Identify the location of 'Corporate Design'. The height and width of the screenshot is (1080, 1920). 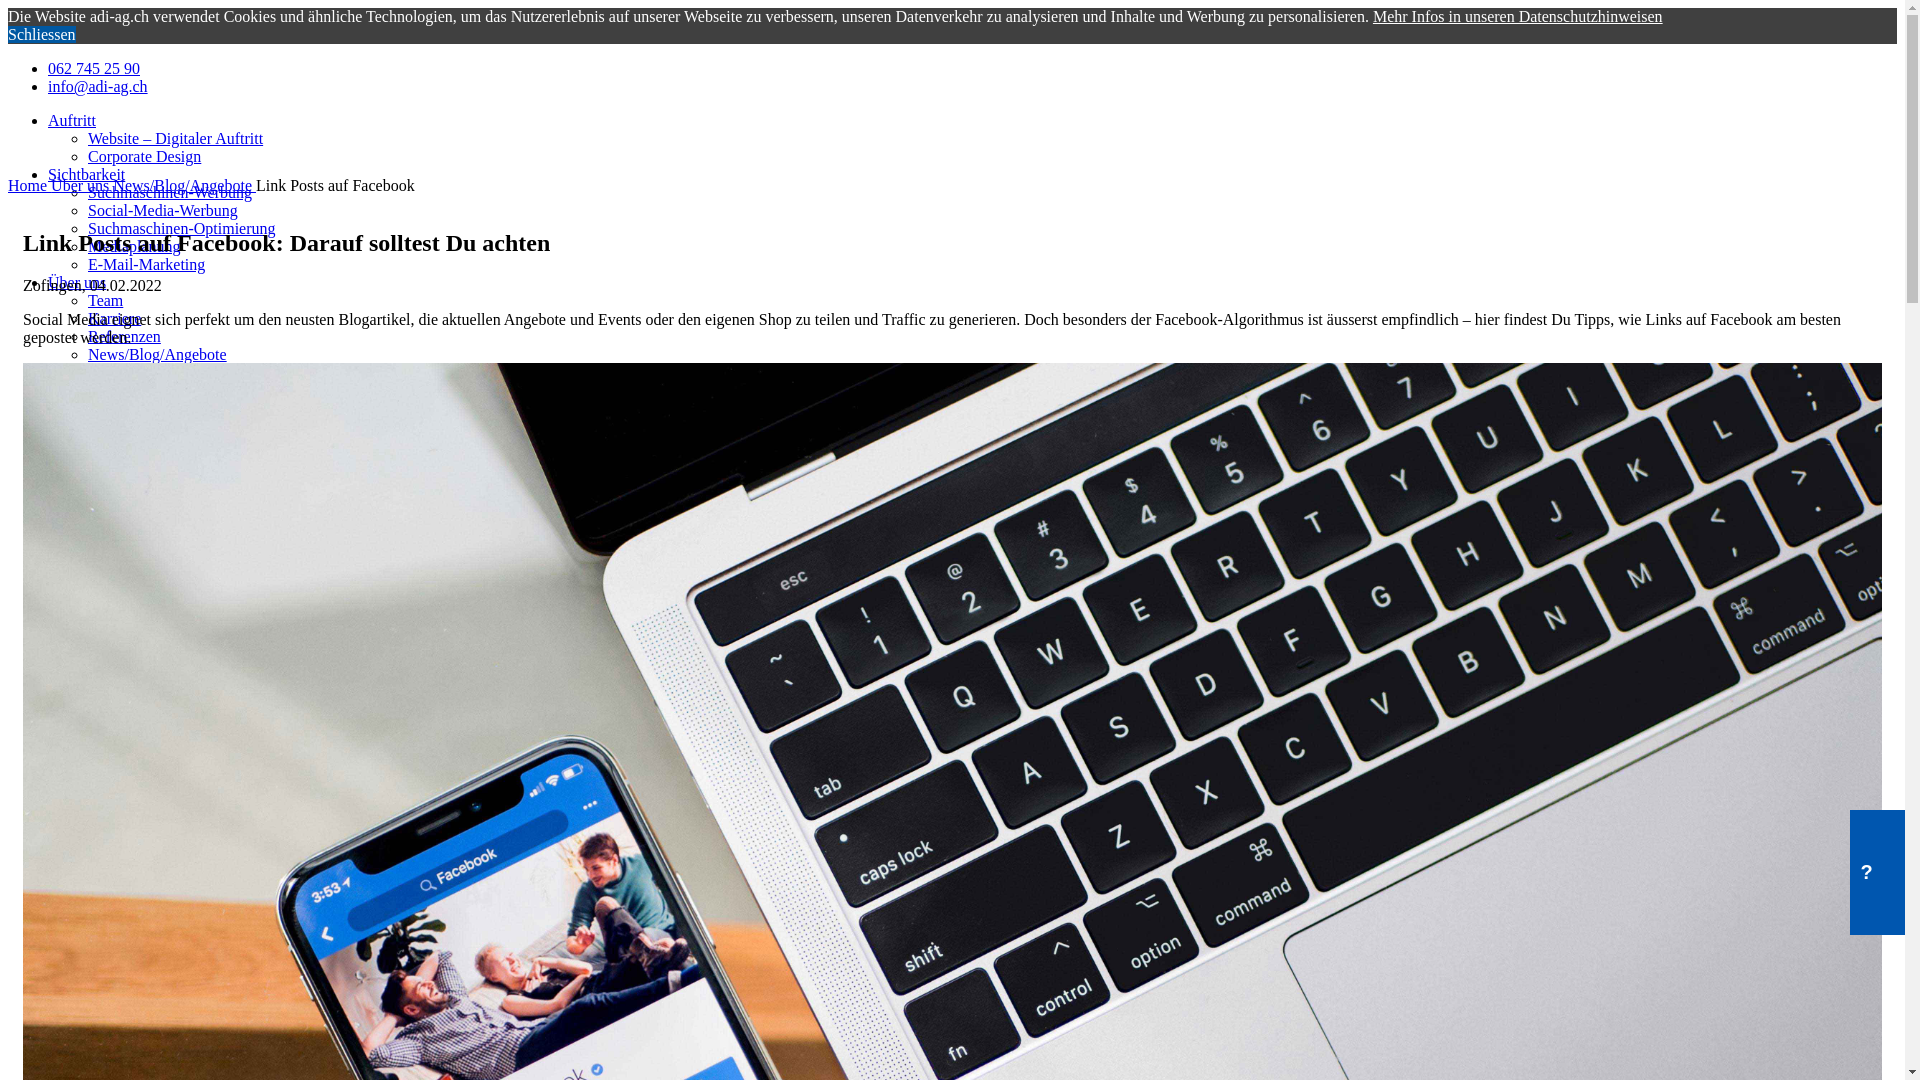
(86, 155).